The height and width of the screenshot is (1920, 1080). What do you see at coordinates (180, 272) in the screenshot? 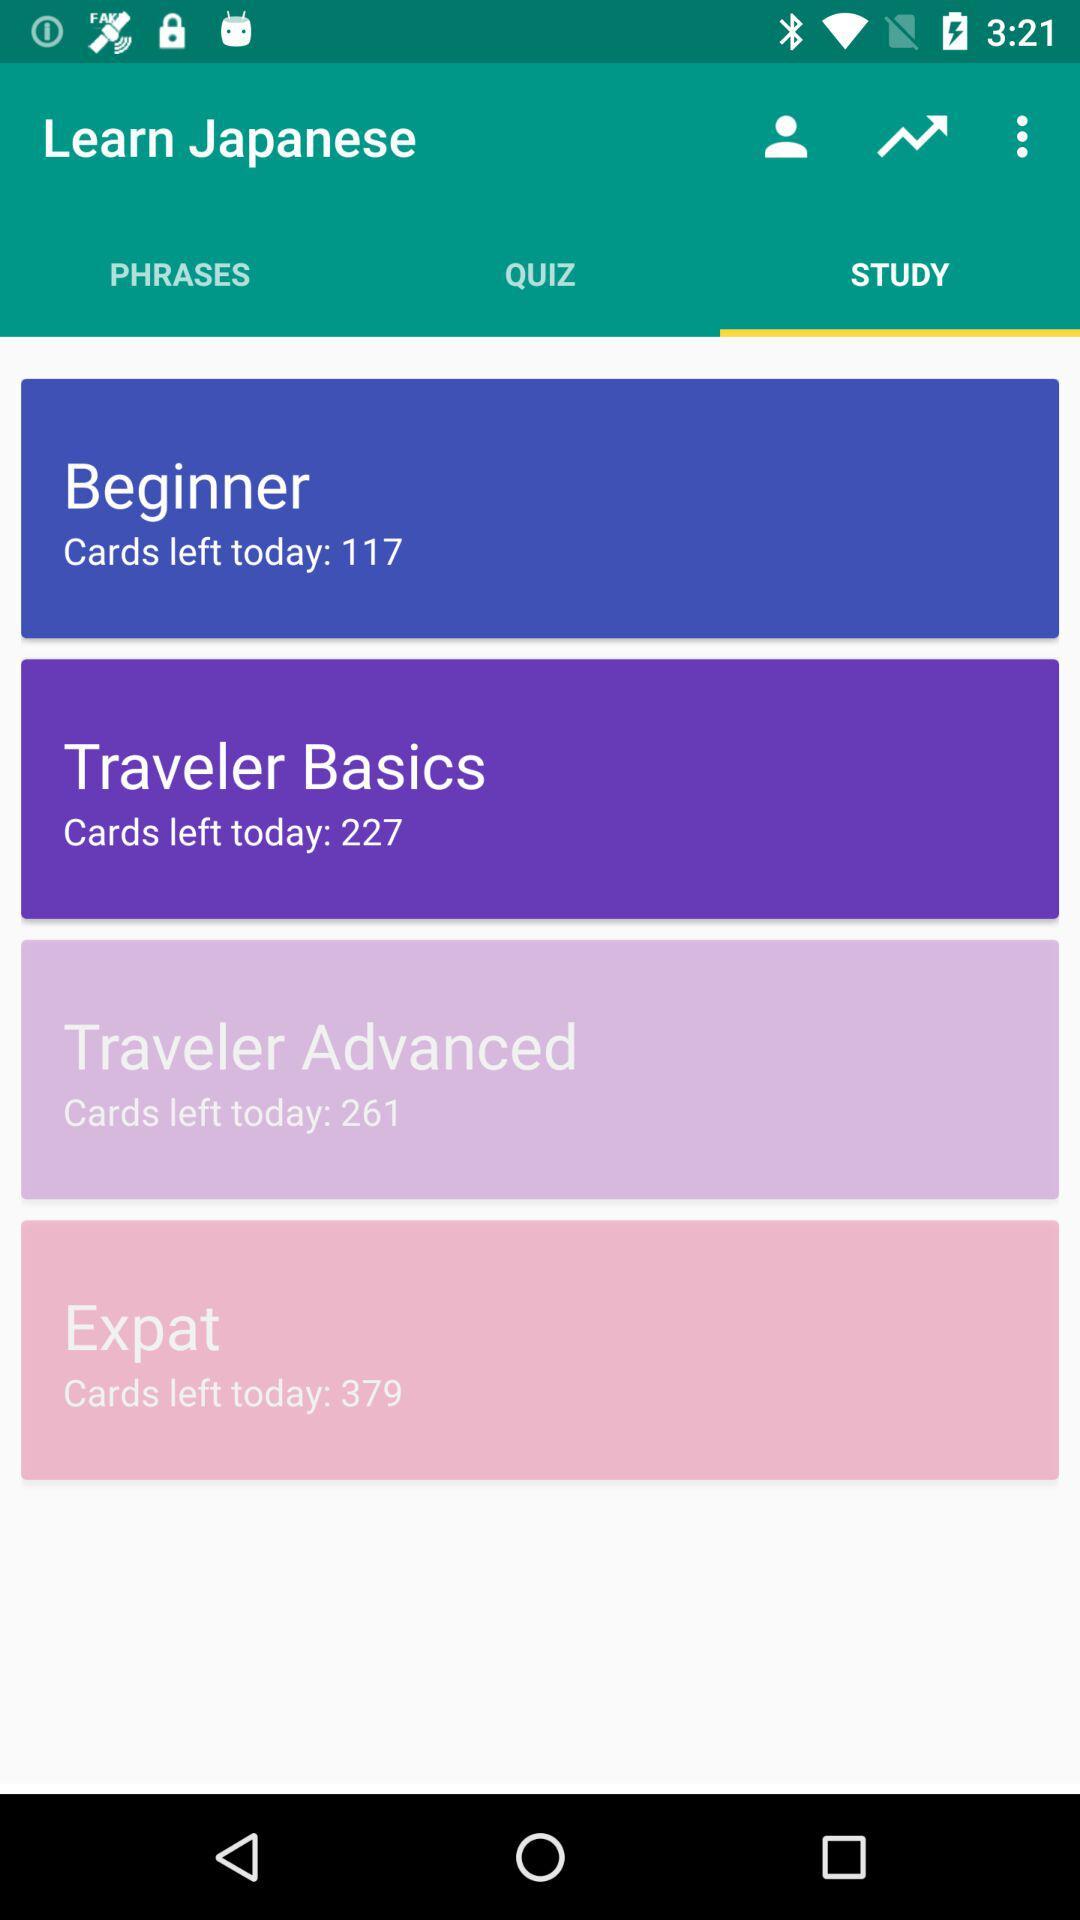
I see `icon below the learn japanese icon` at bounding box center [180, 272].